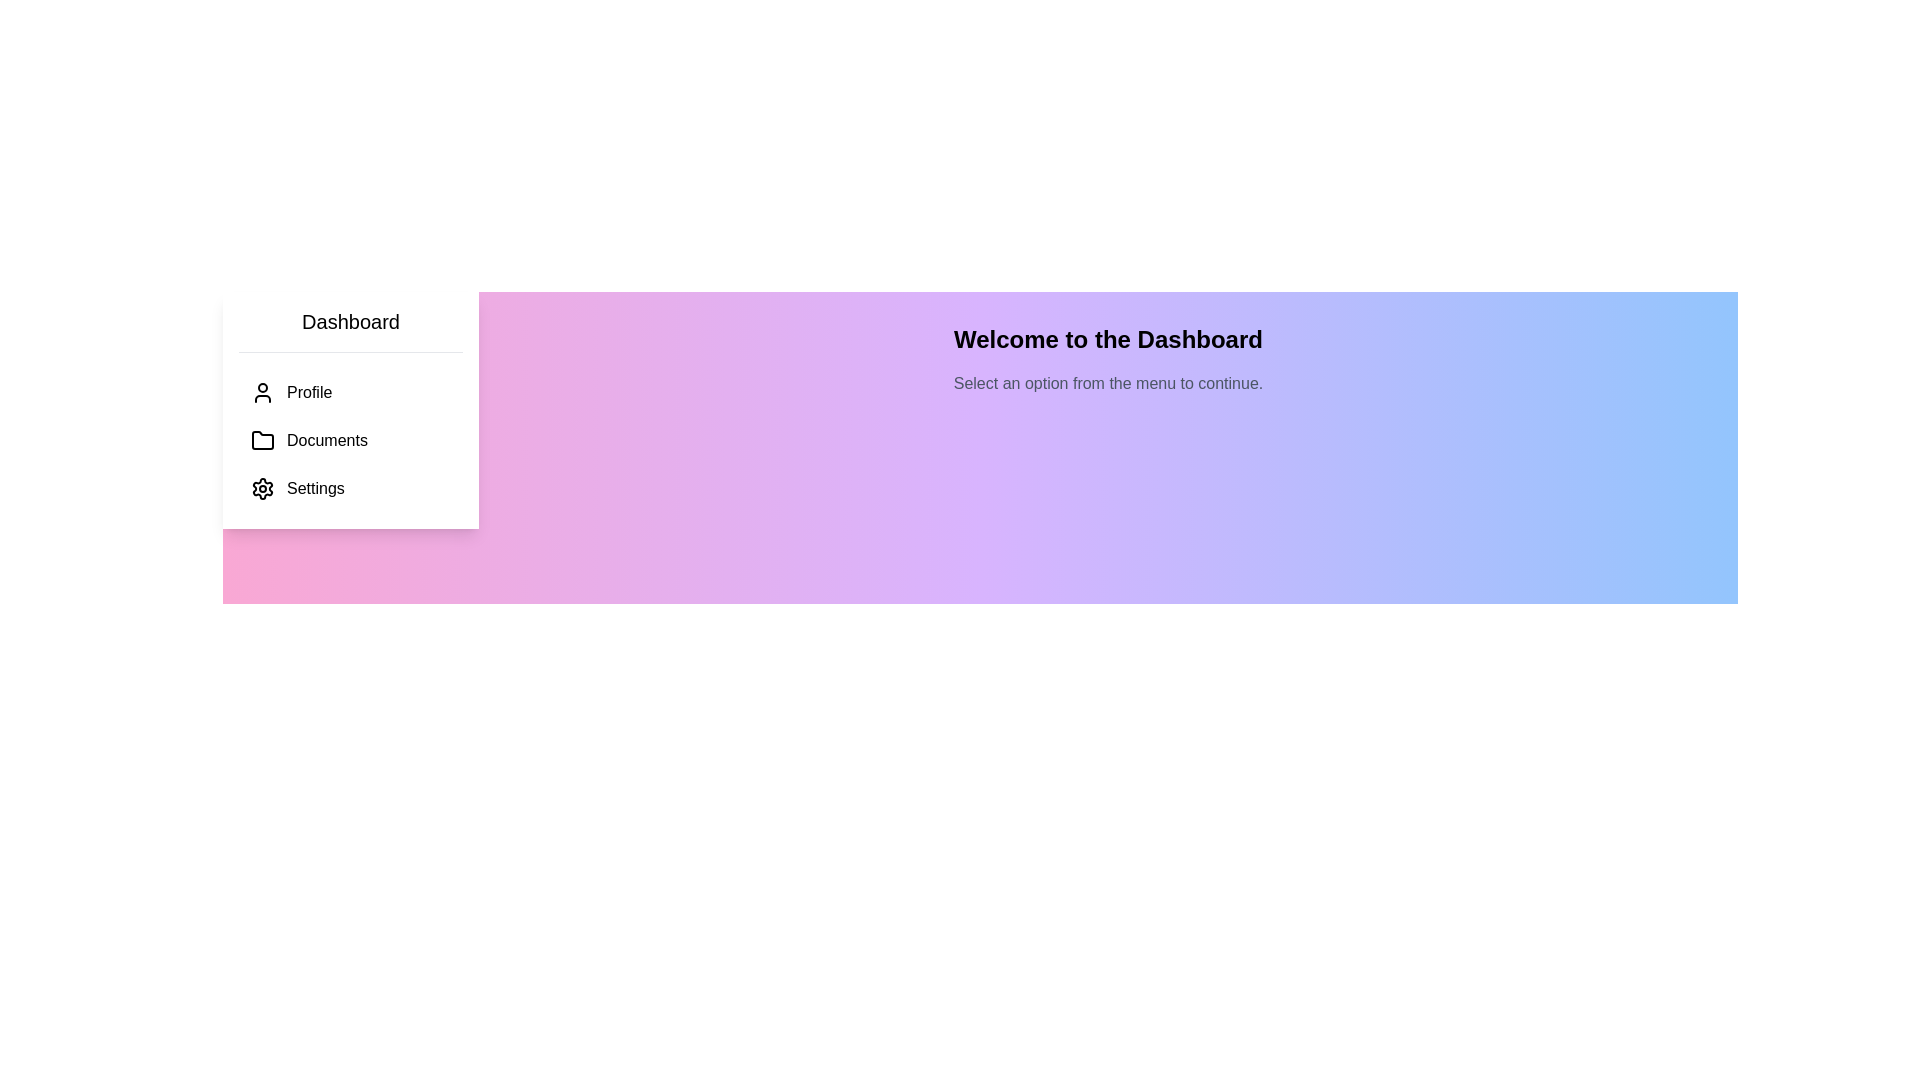  What do you see at coordinates (350, 489) in the screenshot?
I see `the navigation menu item Settings` at bounding box center [350, 489].